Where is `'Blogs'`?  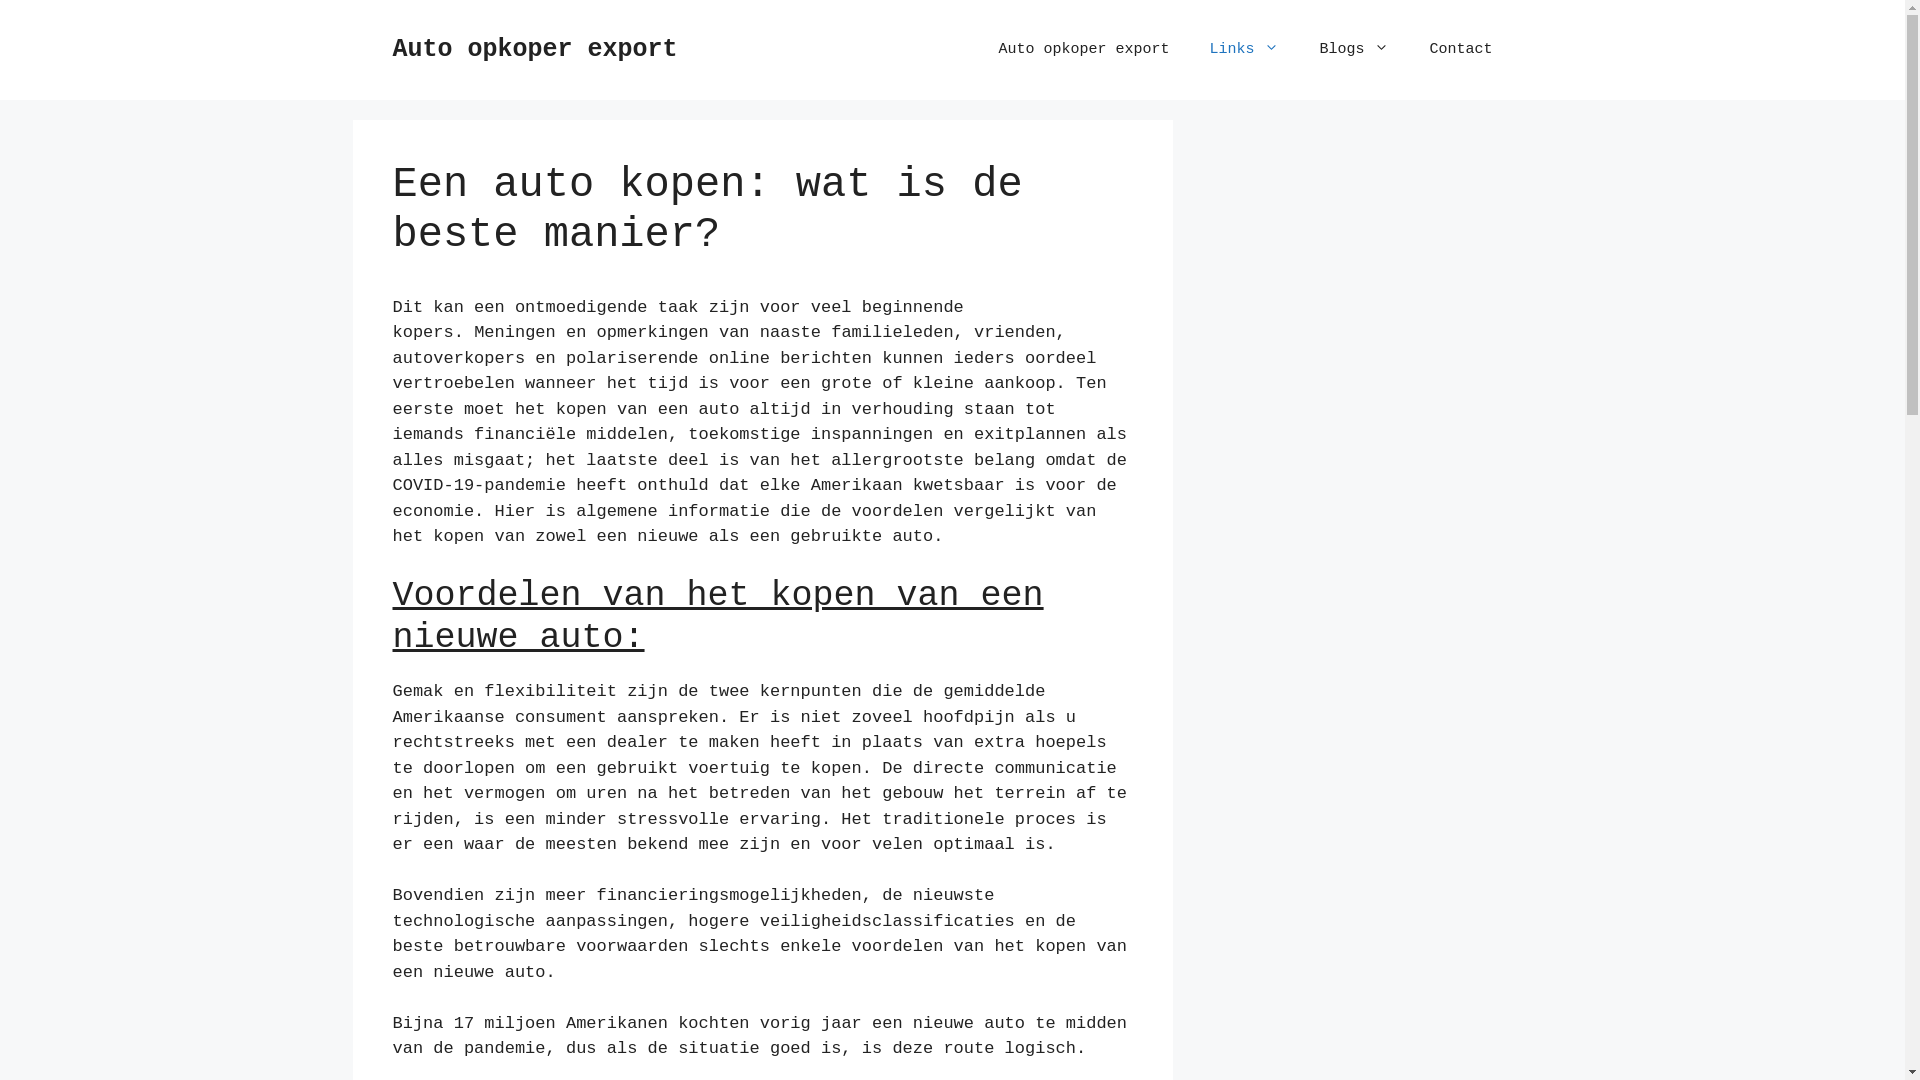
'Blogs' is located at coordinates (1353, 49).